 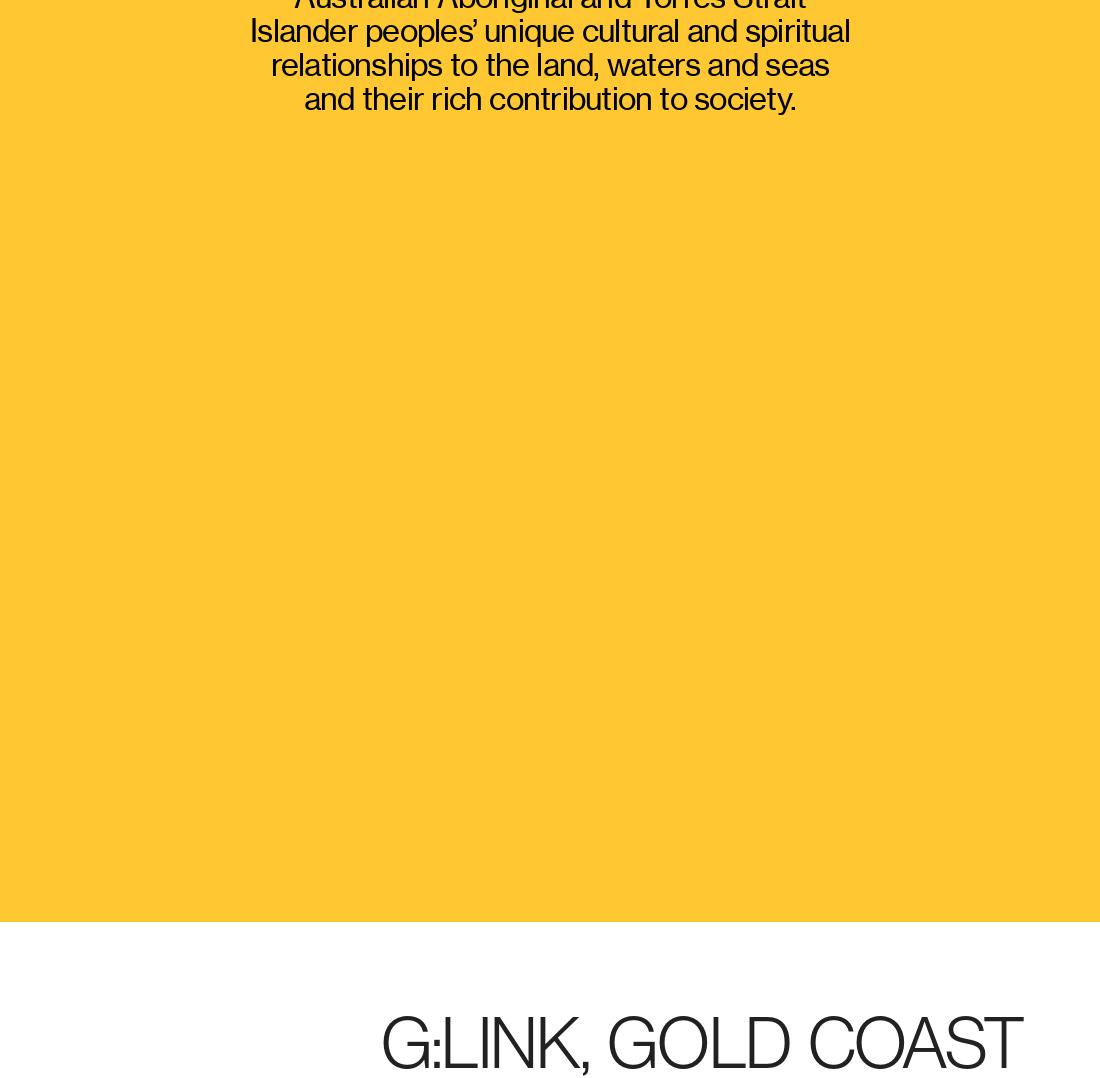 What do you see at coordinates (442, 881) in the screenshot?
I see `'This website uses cookies to offer you a great experience and to help us understand how our website is being used. By using this website, you consent to our'` at bounding box center [442, 881].